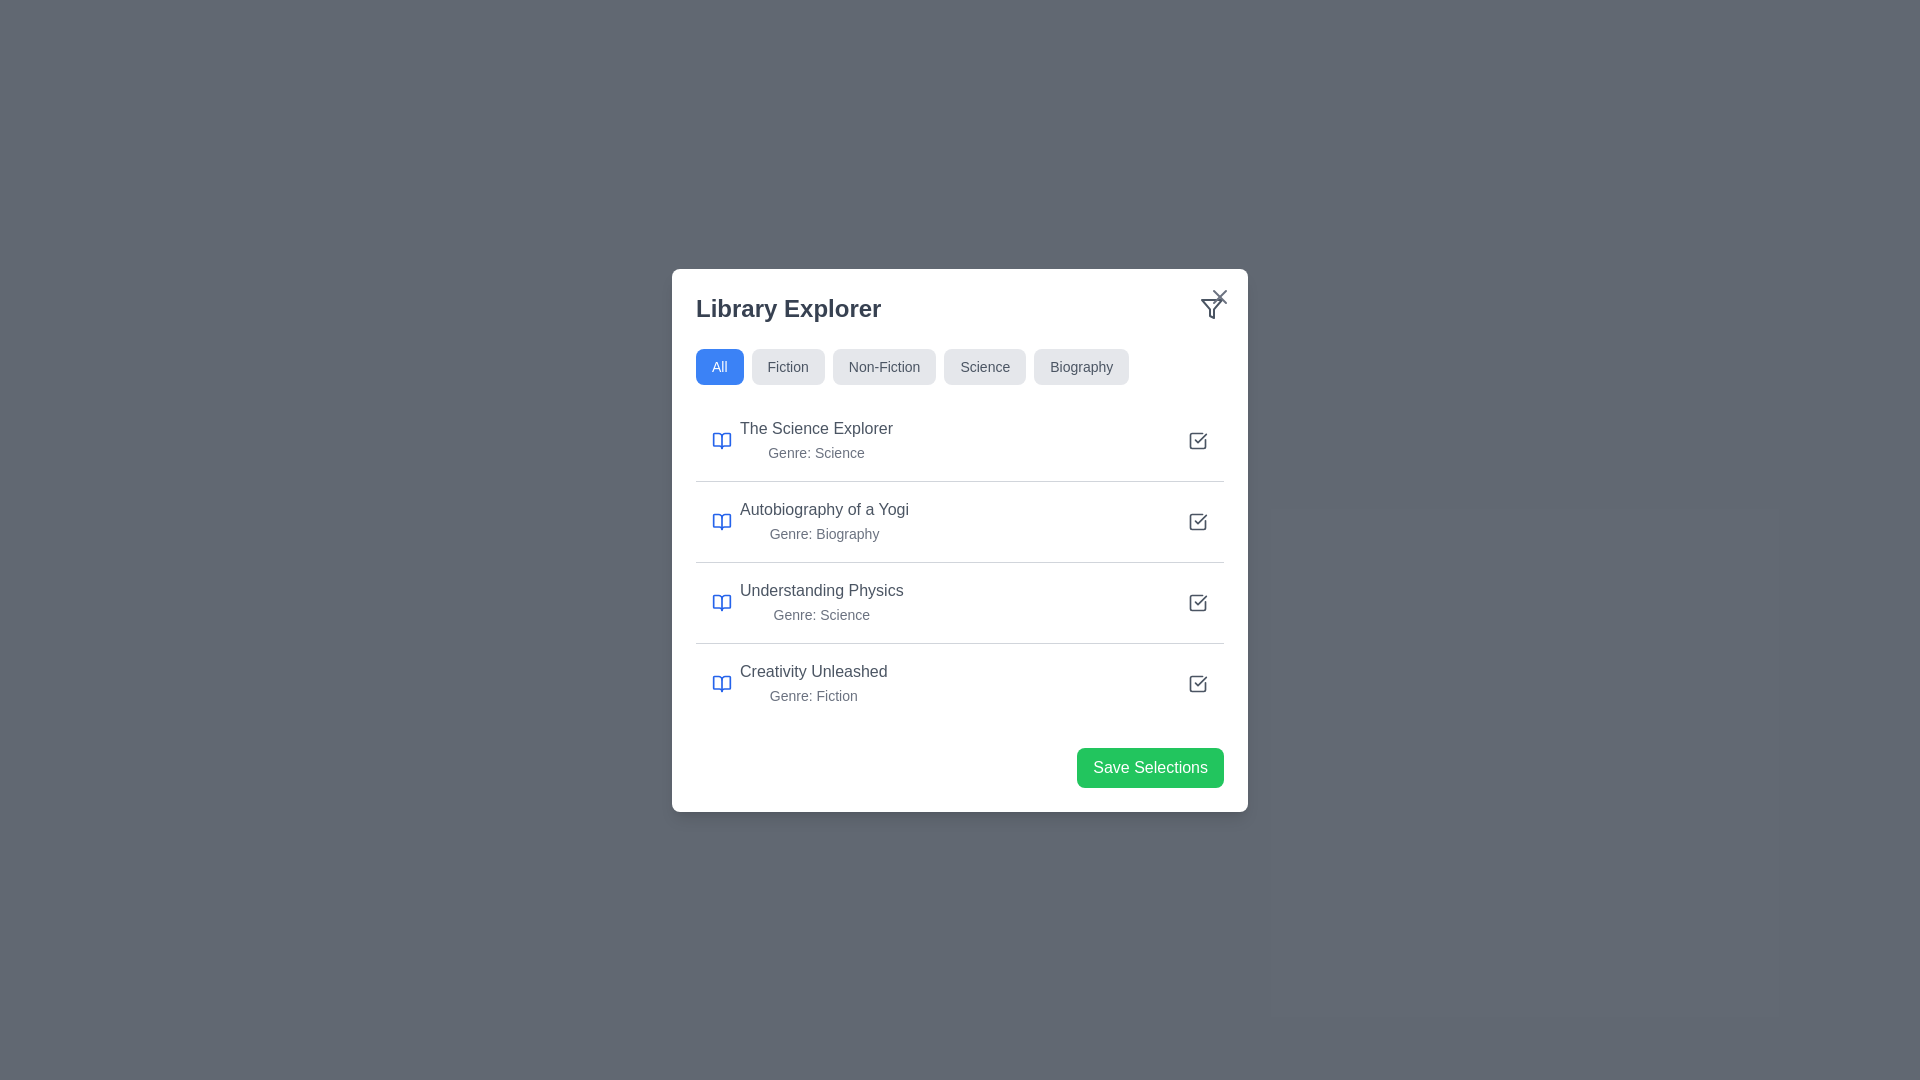  What do you see at coordinates (816, 427) in the screenshot?
I see `the label that reads 'The Science Explorer', styled with medium font weight and gray color, positioned on the left side of the first item in the list` at bounding box center [816, 427].